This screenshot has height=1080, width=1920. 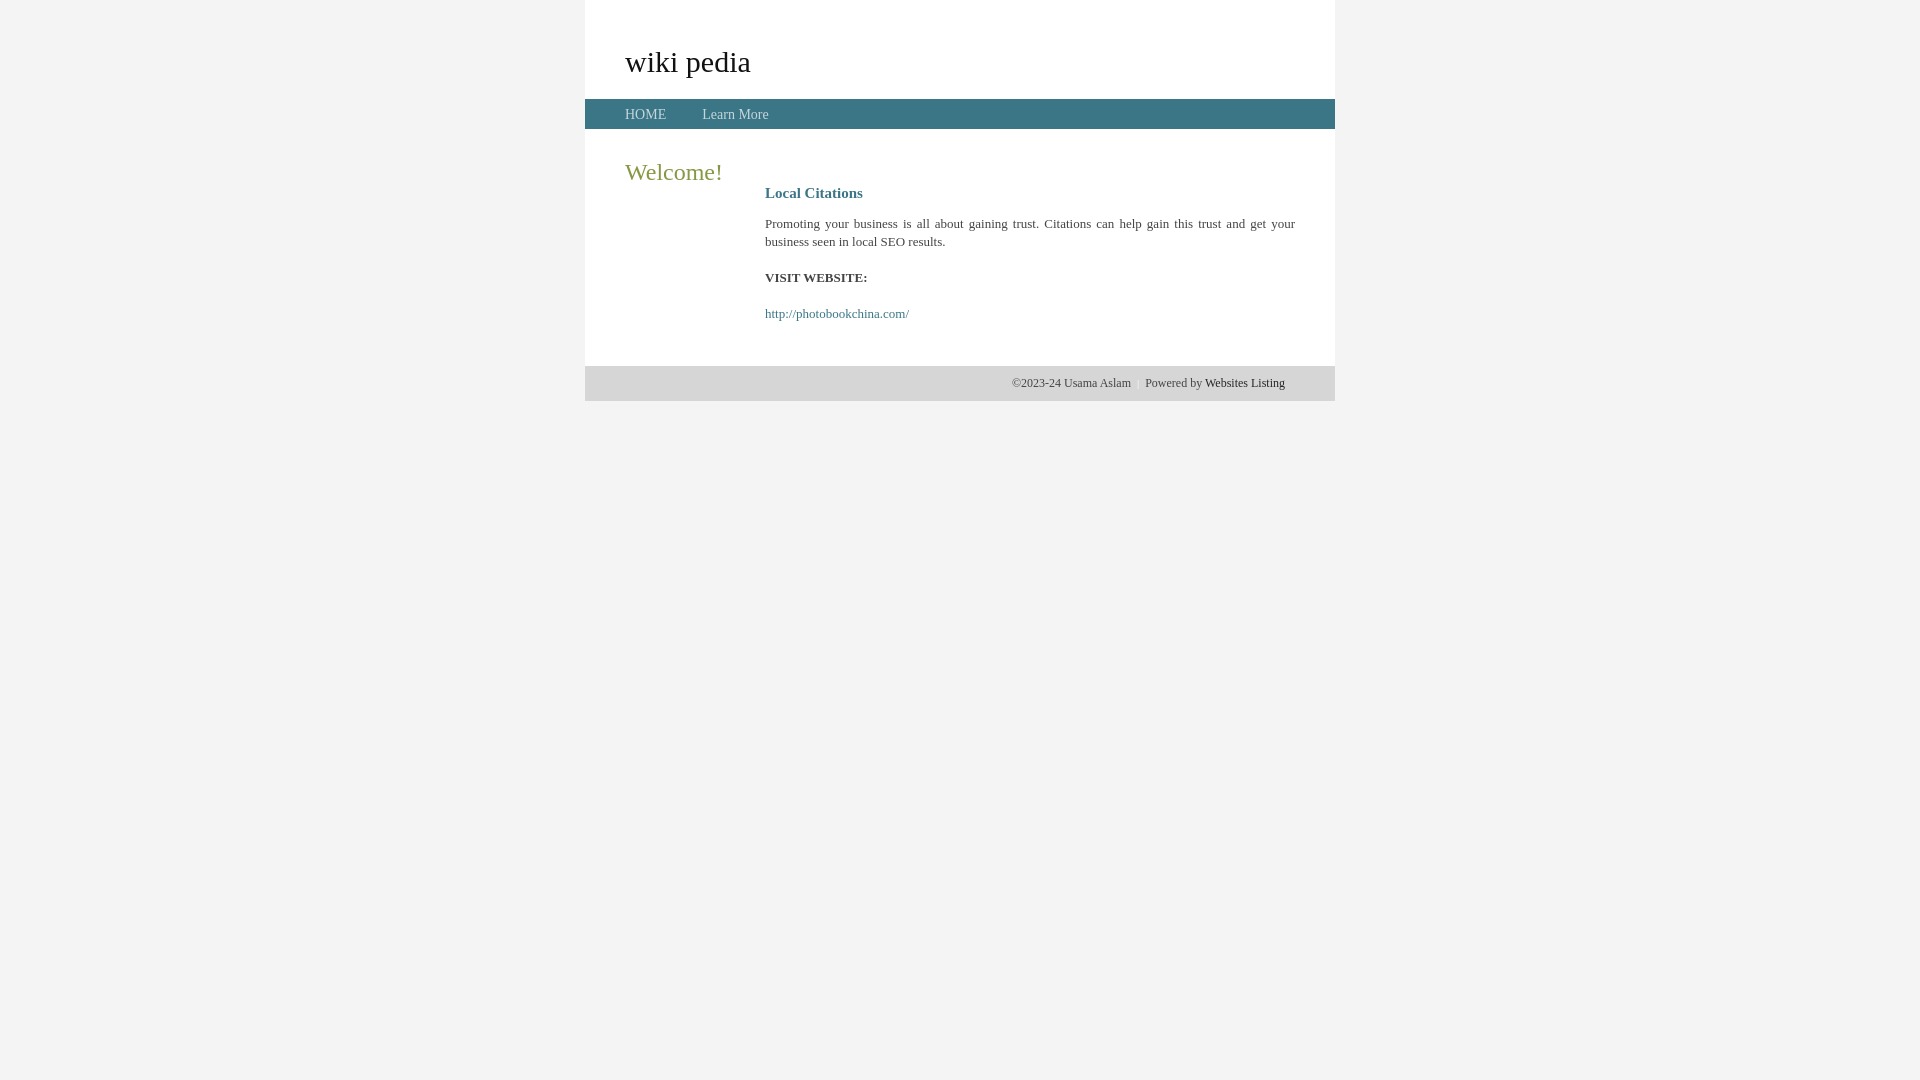 What do you see at coordinates (1243, 382) in the screenshot?
I see `'Websites Listing'` at bounding box center [1243, 382].